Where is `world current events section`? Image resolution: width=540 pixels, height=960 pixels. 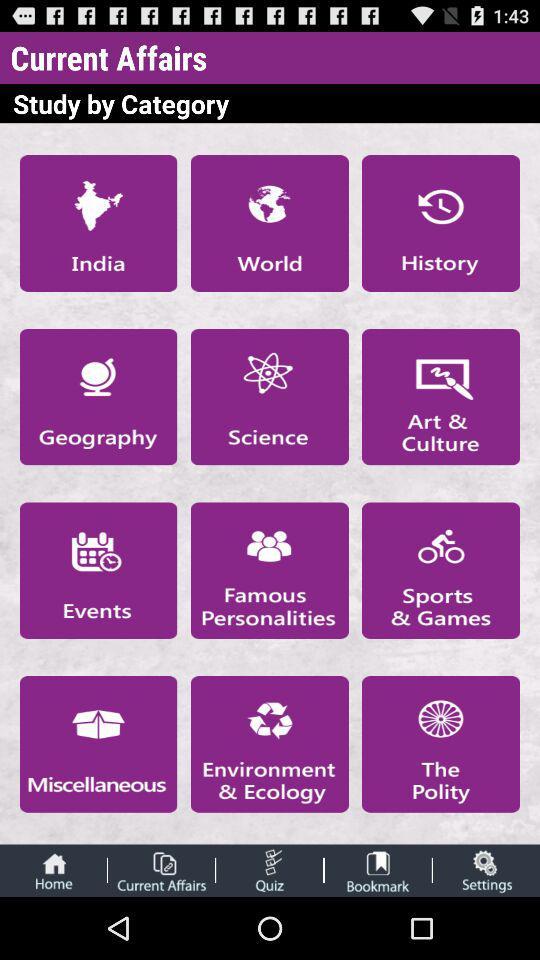
world current events section is located at coordinates (269, 223).